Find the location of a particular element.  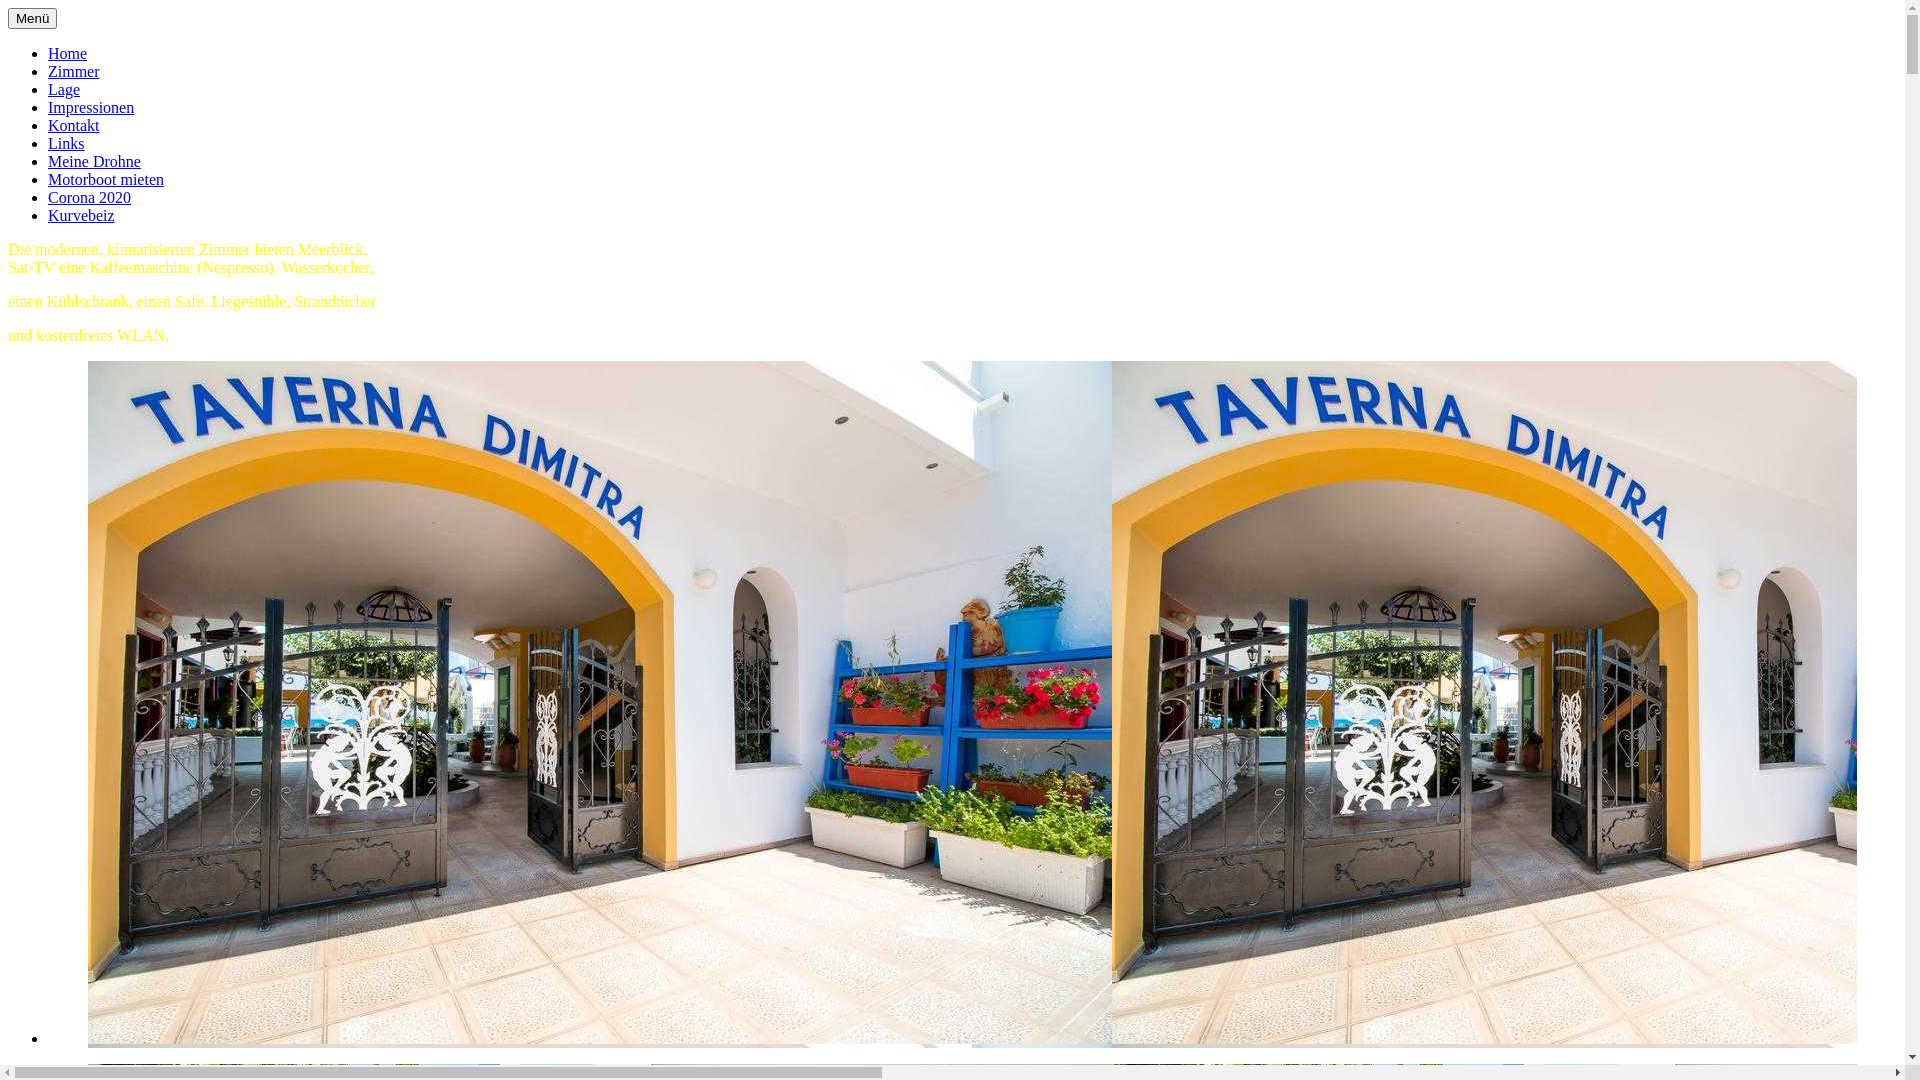

'Links' is located at coordinates (48, 142).